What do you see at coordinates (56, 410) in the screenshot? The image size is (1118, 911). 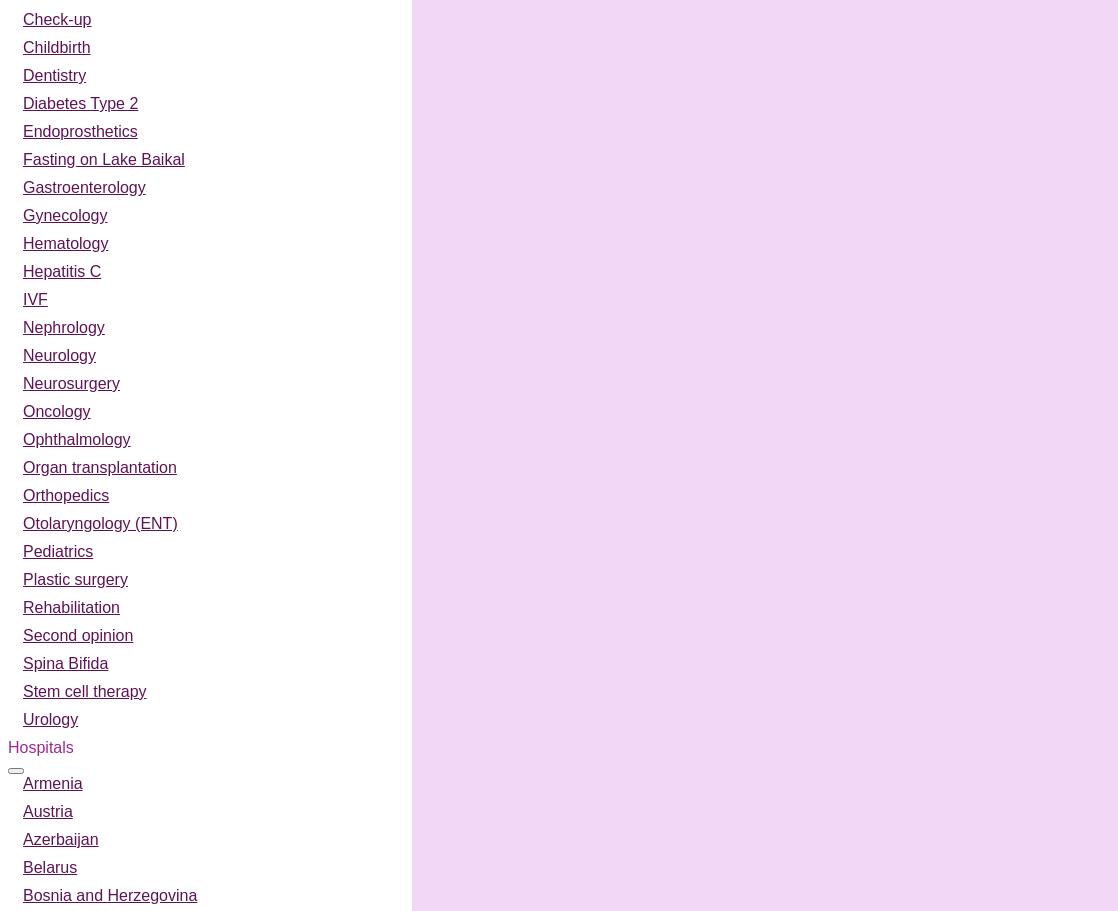 I see `'Oncology'` at bounding box center [56, 410].